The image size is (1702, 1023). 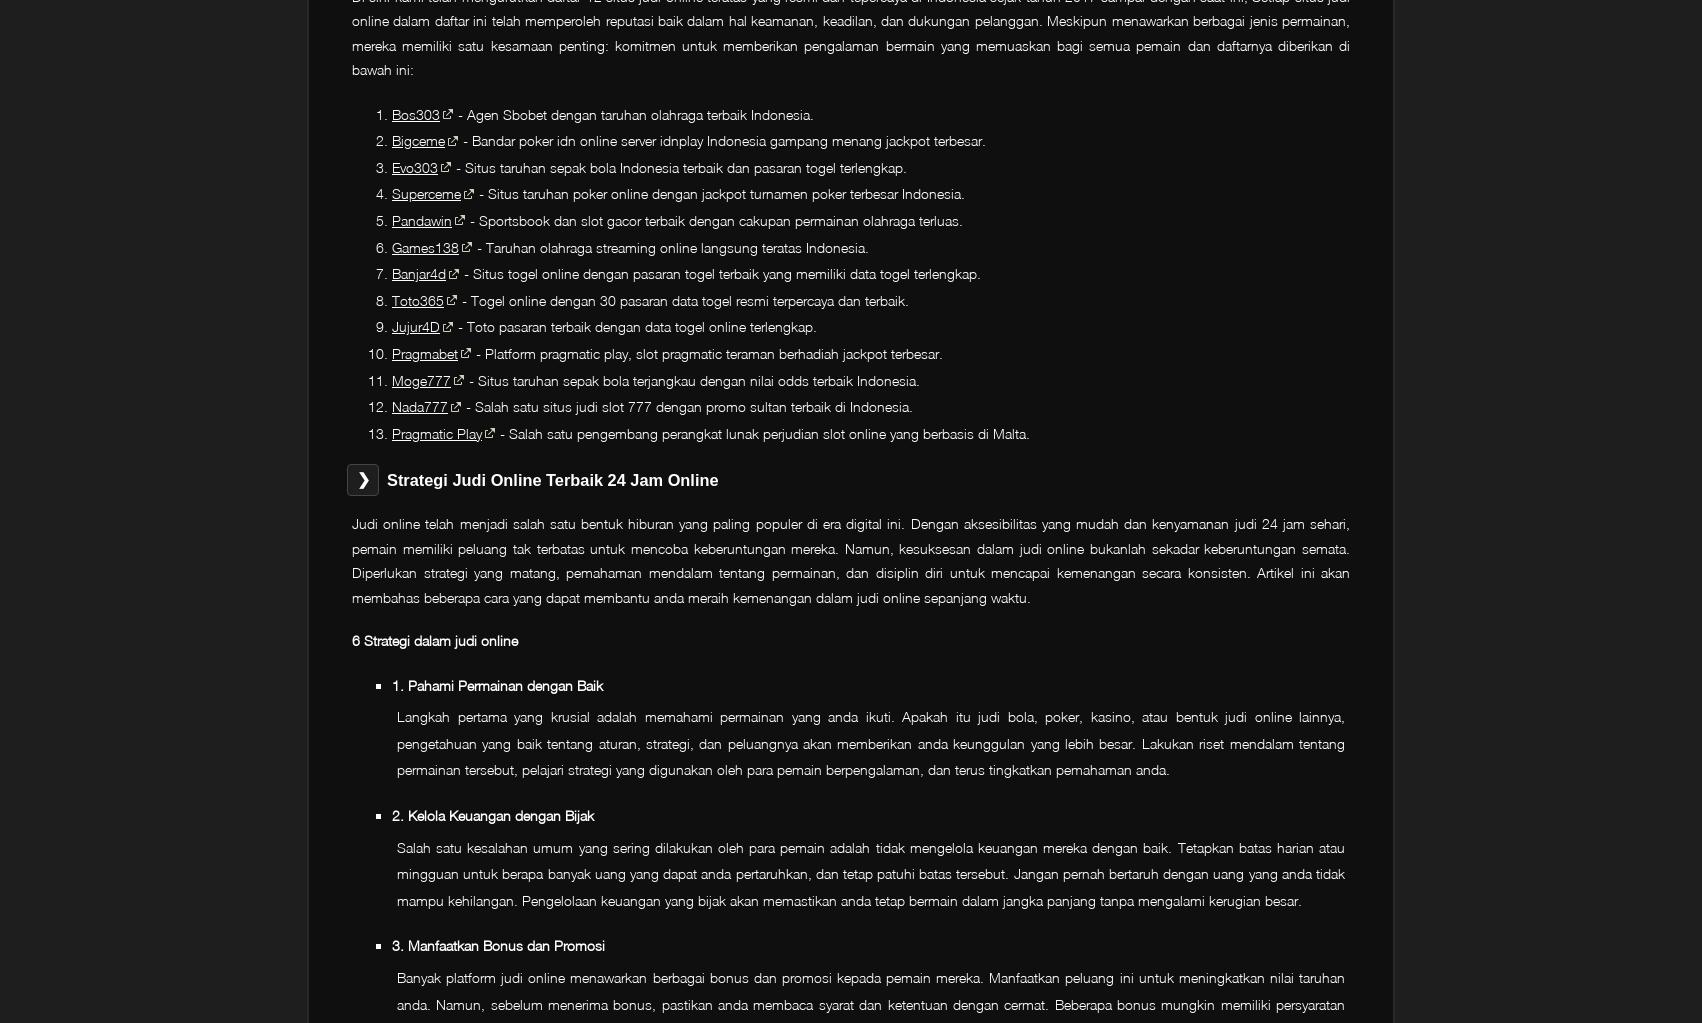 I want to click on '- Togel online dengan 30 pasaran data togel resmi terpercaya dan terbaik.', so click(x=683, y=298).